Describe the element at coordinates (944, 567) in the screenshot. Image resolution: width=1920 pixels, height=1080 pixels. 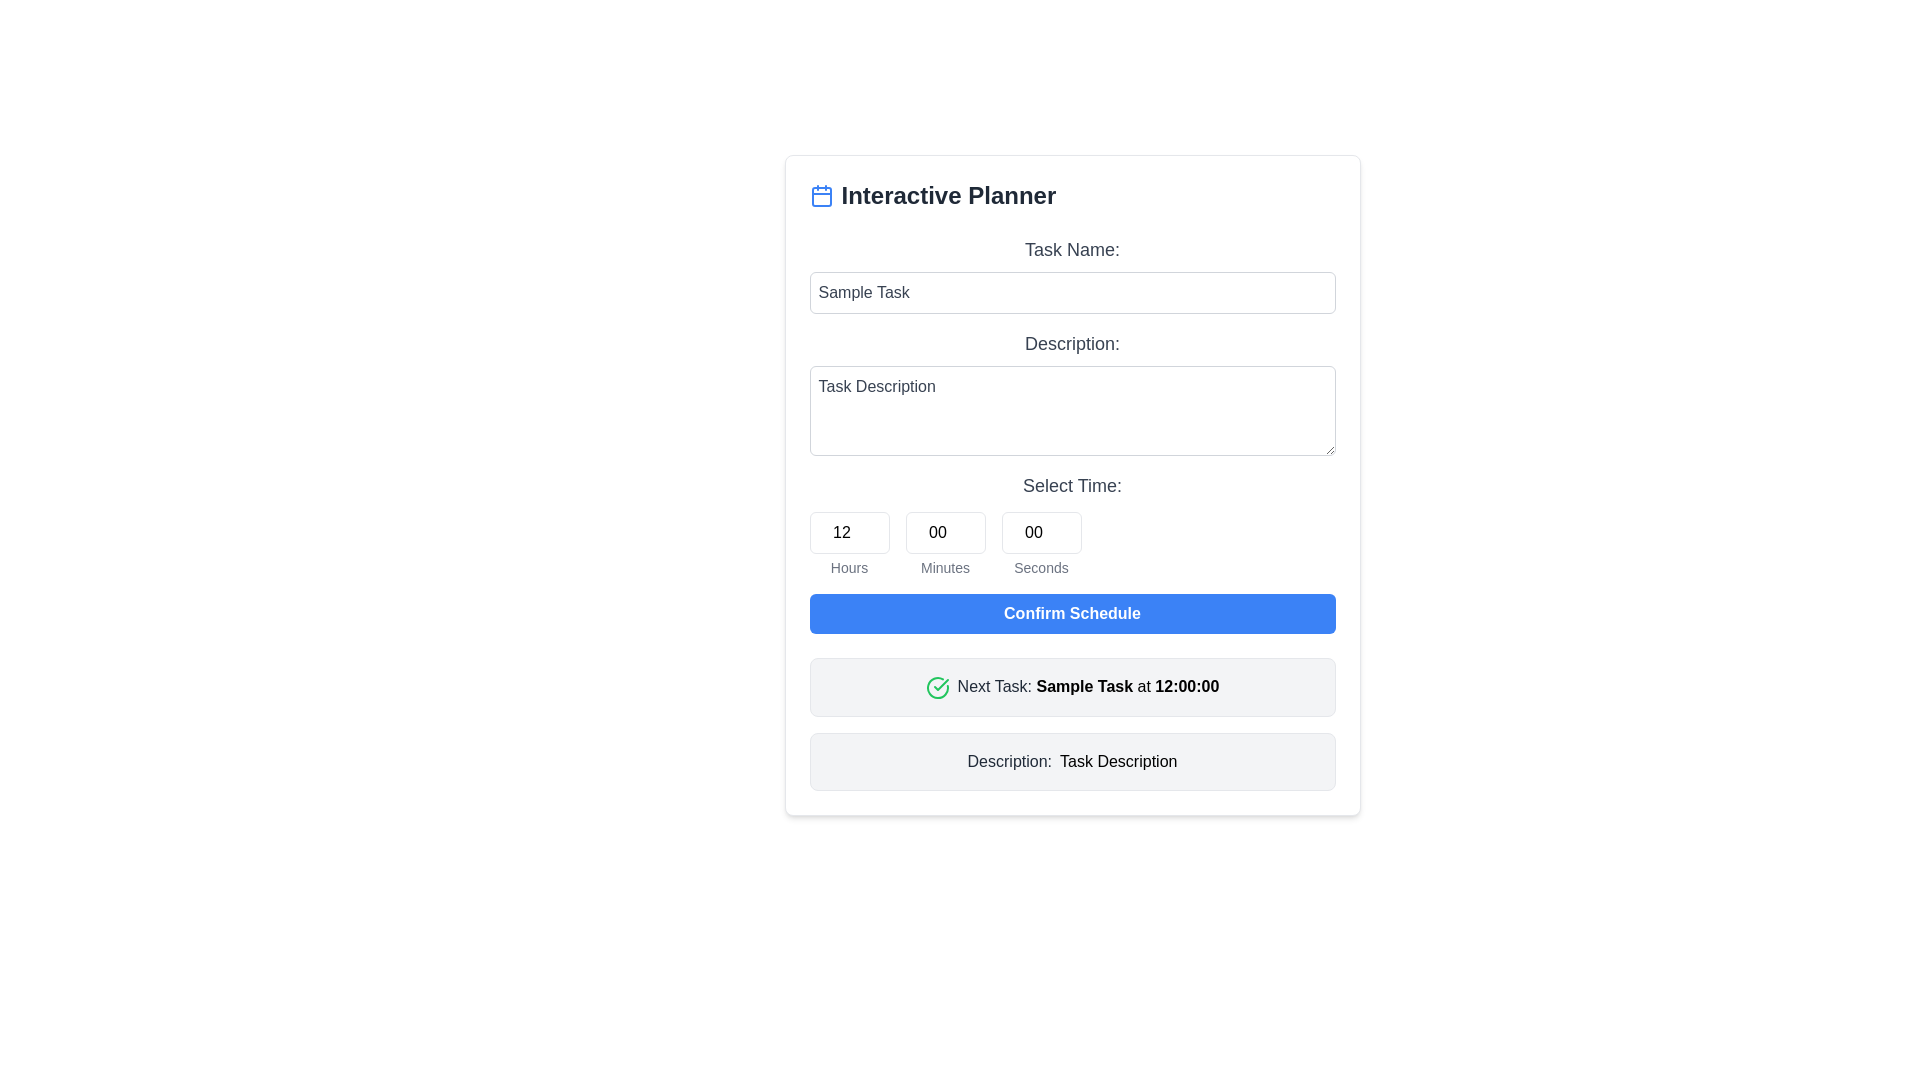
I see `the 'Minutes' label, which is a small, gray text label positioned beneath the numeric input field for minute selection in the 'Select Time' section` at that location.